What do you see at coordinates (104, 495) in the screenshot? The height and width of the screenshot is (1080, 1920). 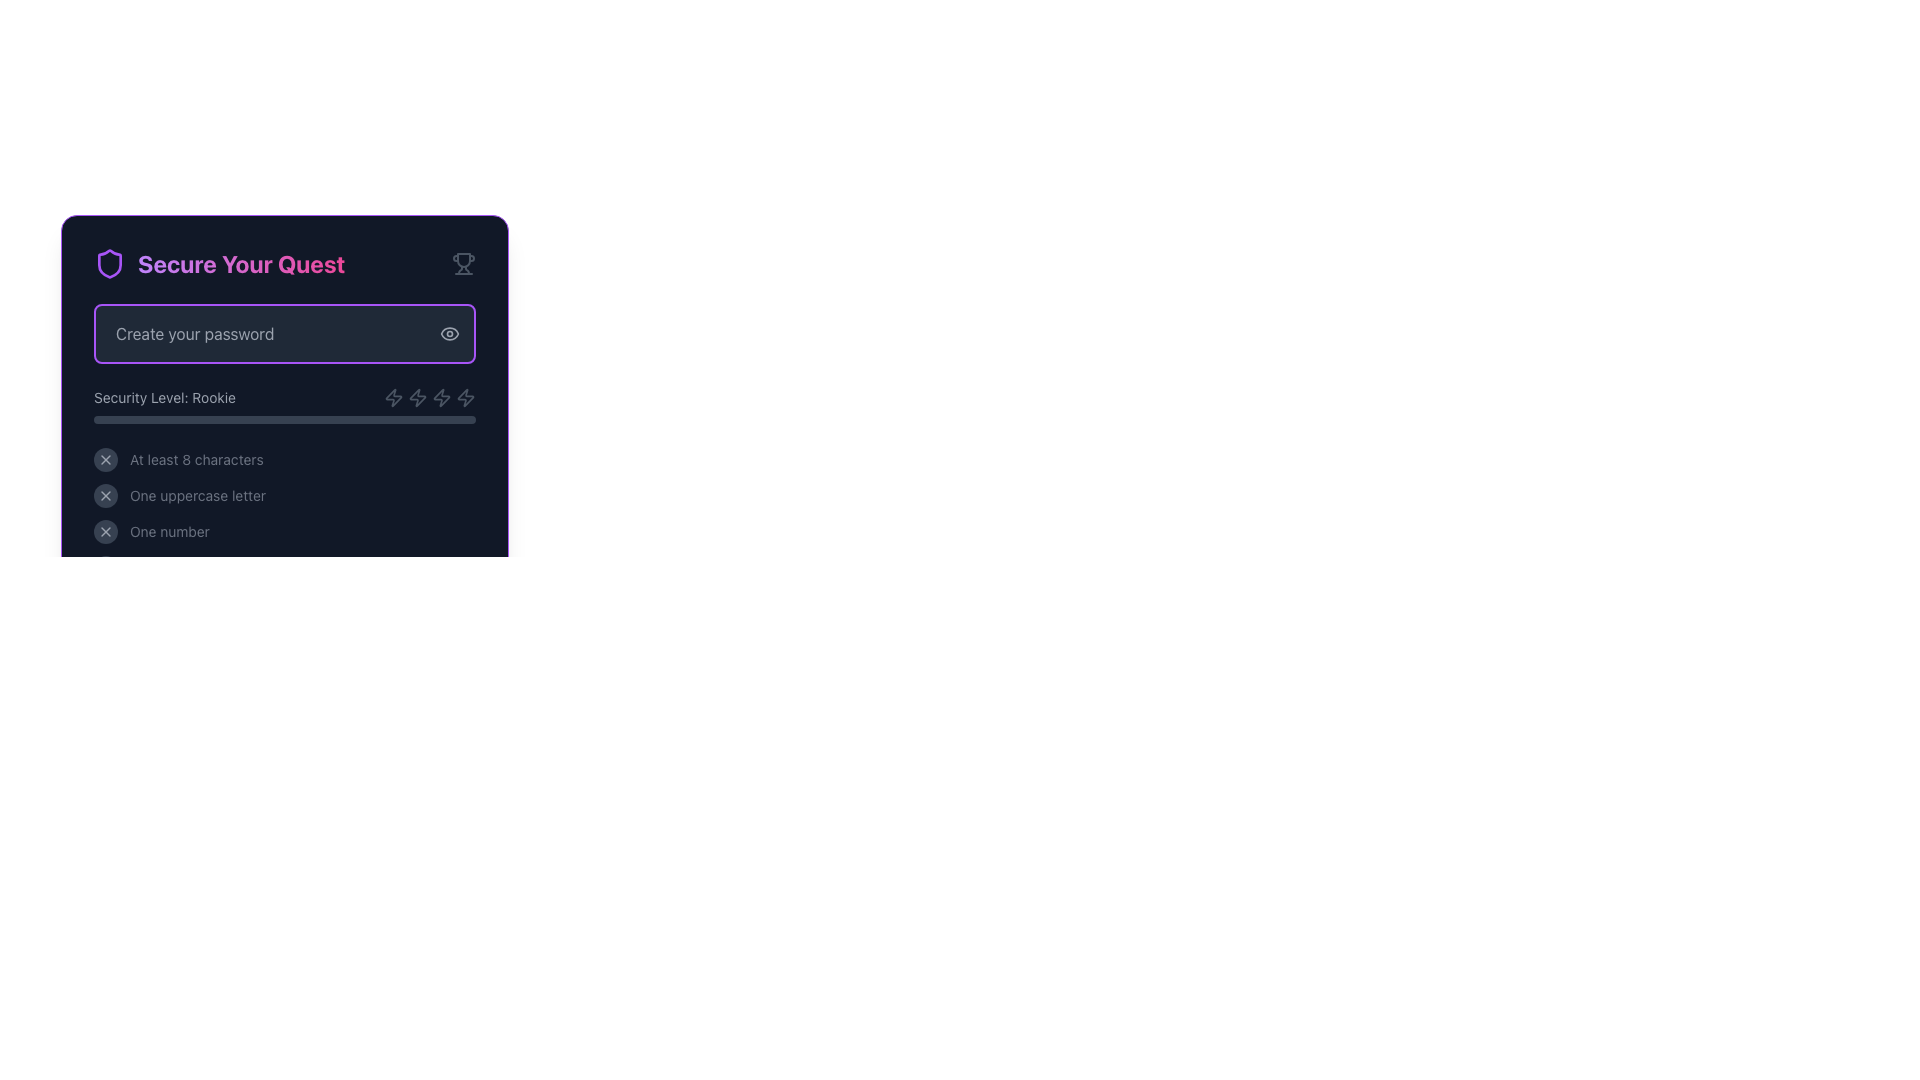 I see `the circular gray icon with an 'X' mark, which indicates a negative status and is positioned second in a vertical list of password requirements` at bounding box center [104, 495].